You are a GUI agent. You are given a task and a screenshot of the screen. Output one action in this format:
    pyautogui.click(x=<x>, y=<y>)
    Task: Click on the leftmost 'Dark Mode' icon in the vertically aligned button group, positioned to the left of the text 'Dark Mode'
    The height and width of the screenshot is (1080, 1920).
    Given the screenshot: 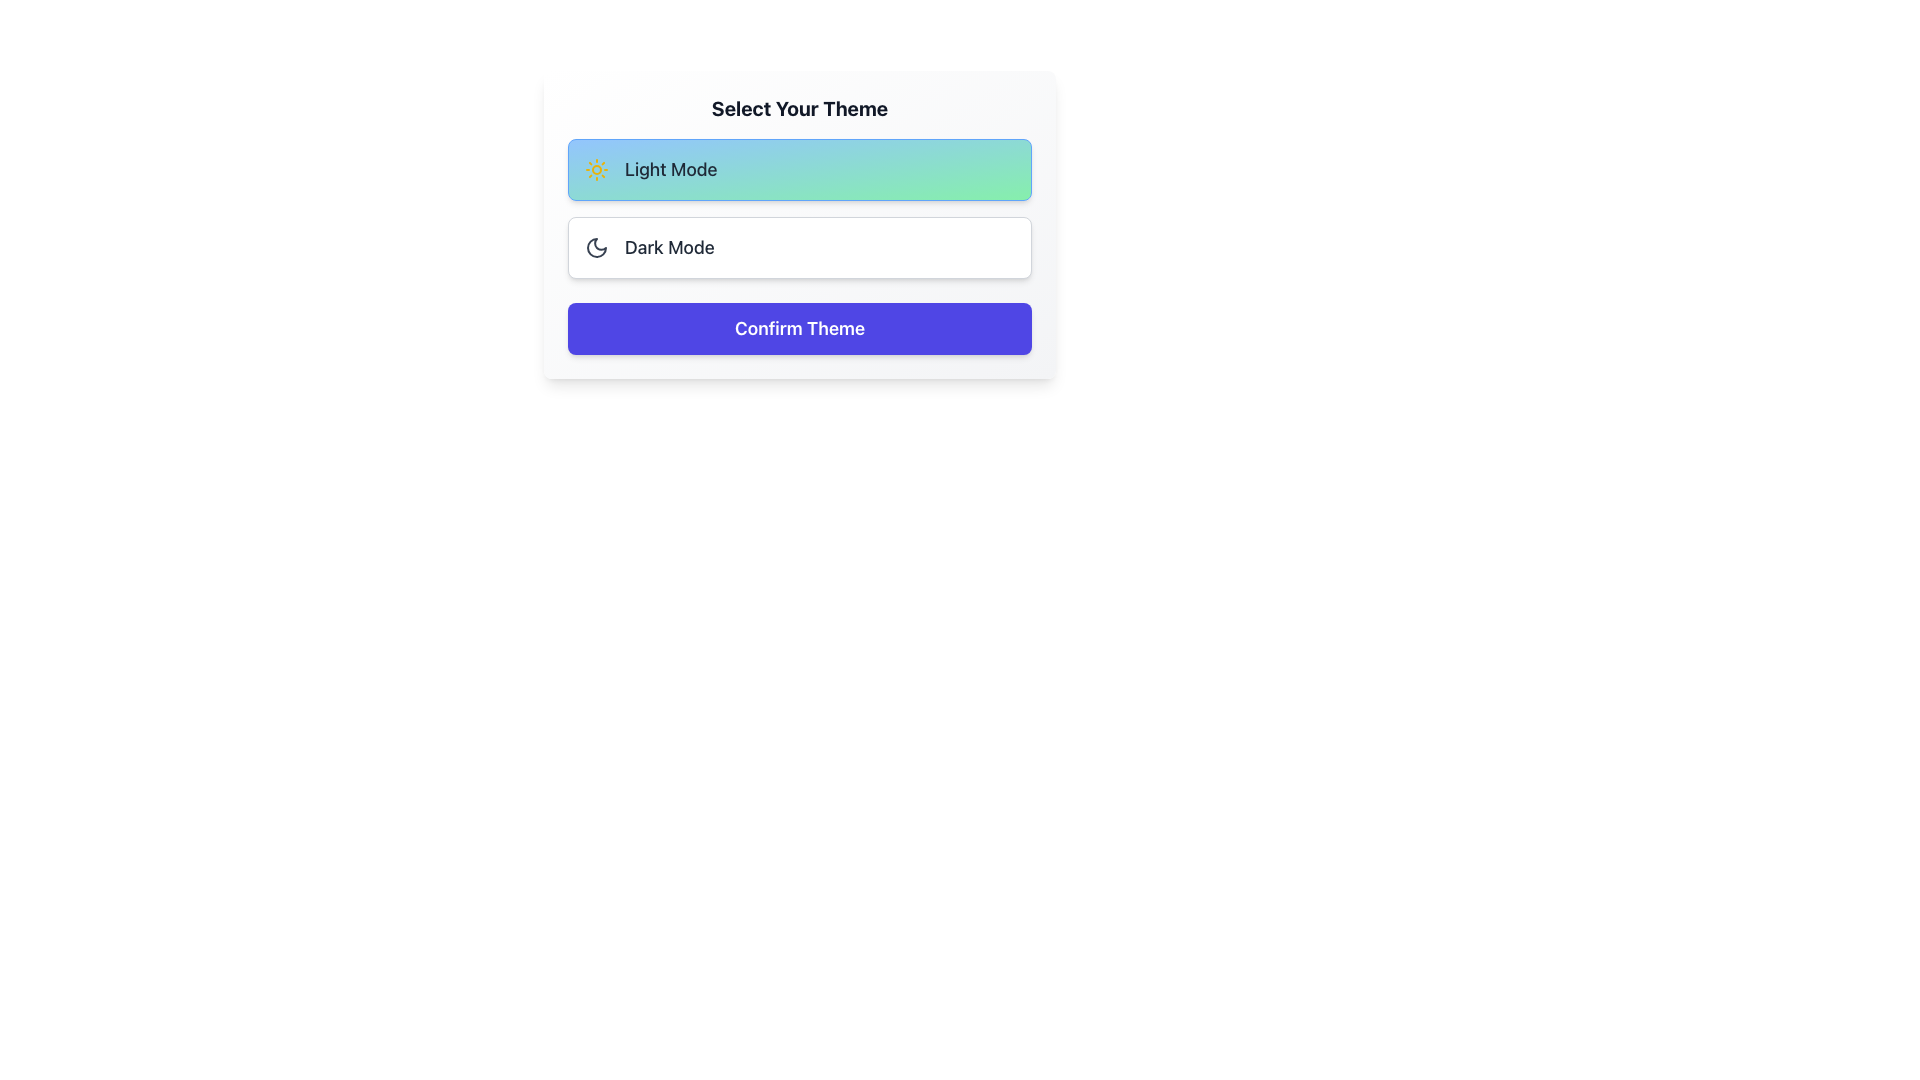 What is the action you would take?
    pyautogui.click(x=595, y=246)
    